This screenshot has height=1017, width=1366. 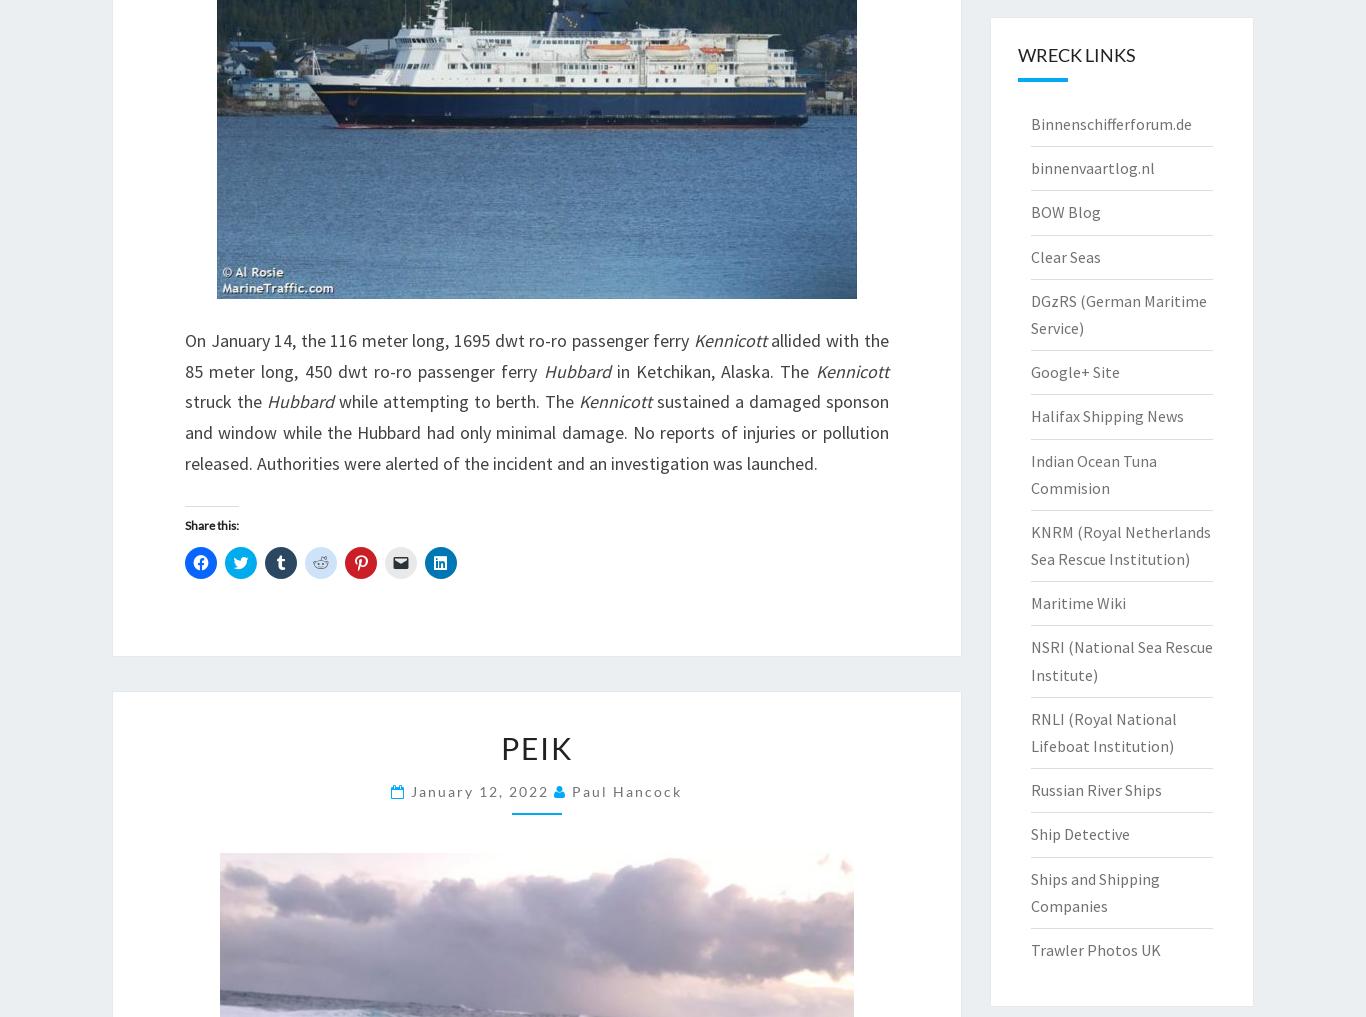 What do you see at coordinates (1105, 415) in the screenshot?
I see `'Halifax Shipping News'` at bounding box center [1105, 415].